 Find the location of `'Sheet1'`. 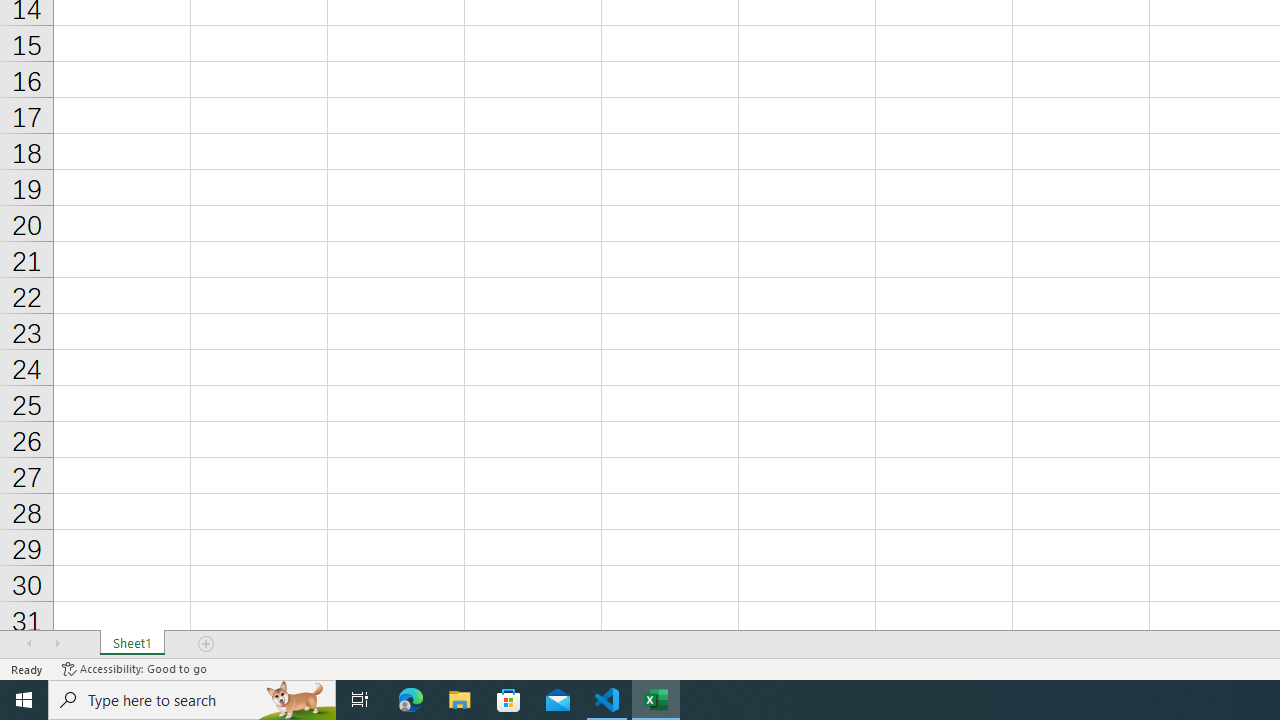

'Sheet1' is located at coordinates (131, 644).